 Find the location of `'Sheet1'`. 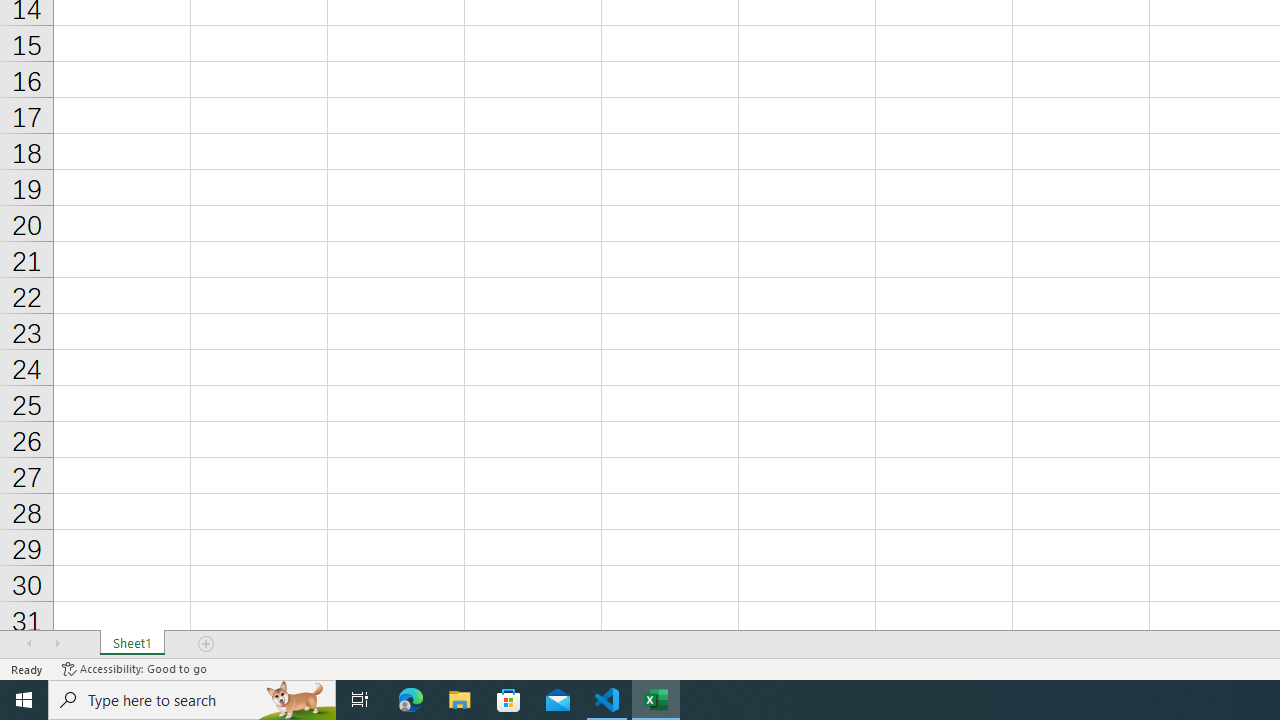

'Sheet1' is located at coordinates (131, 644).